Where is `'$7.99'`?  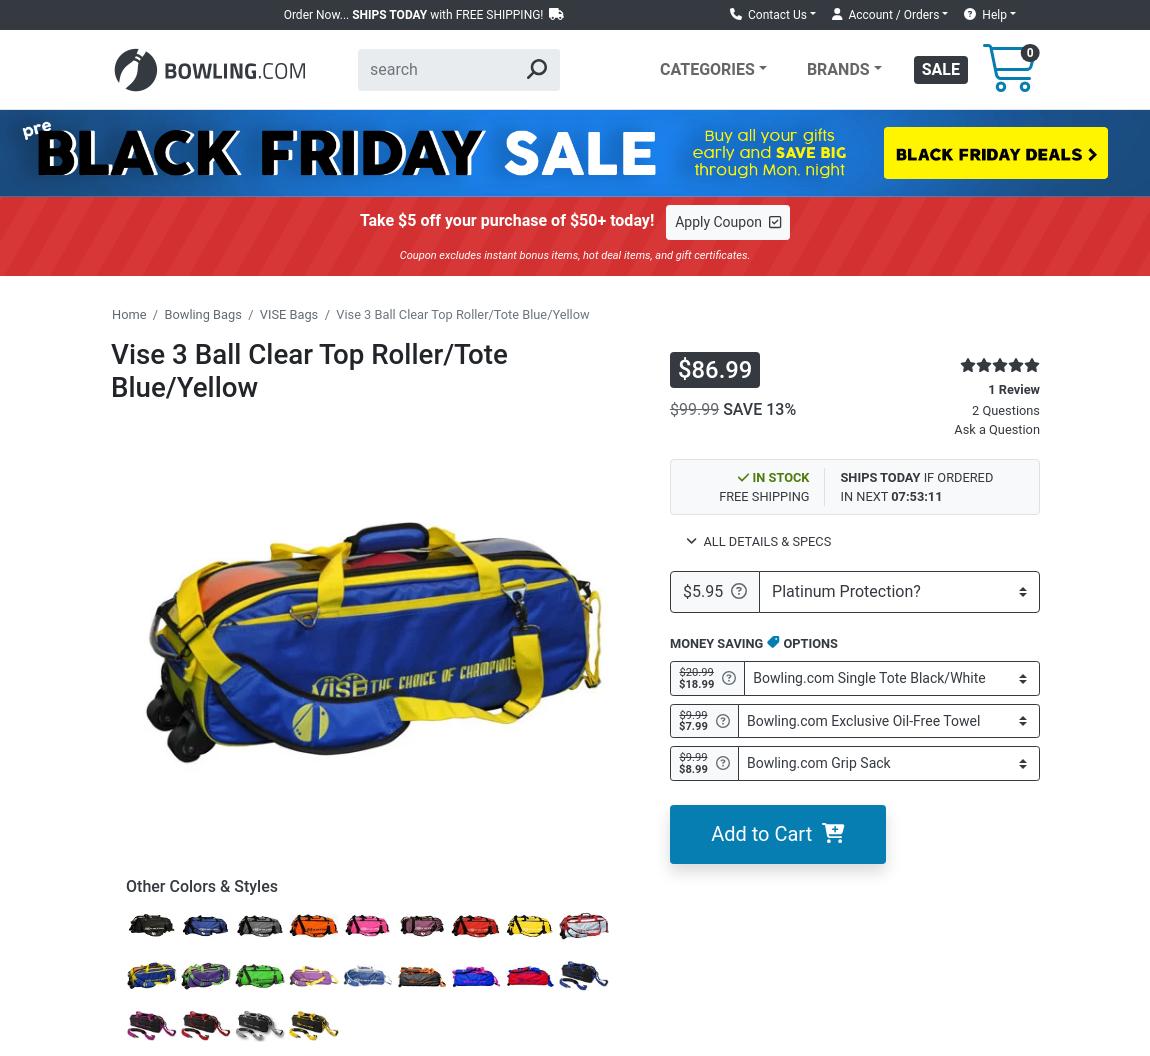 '$7.99' is located at coordinates (691, 726).